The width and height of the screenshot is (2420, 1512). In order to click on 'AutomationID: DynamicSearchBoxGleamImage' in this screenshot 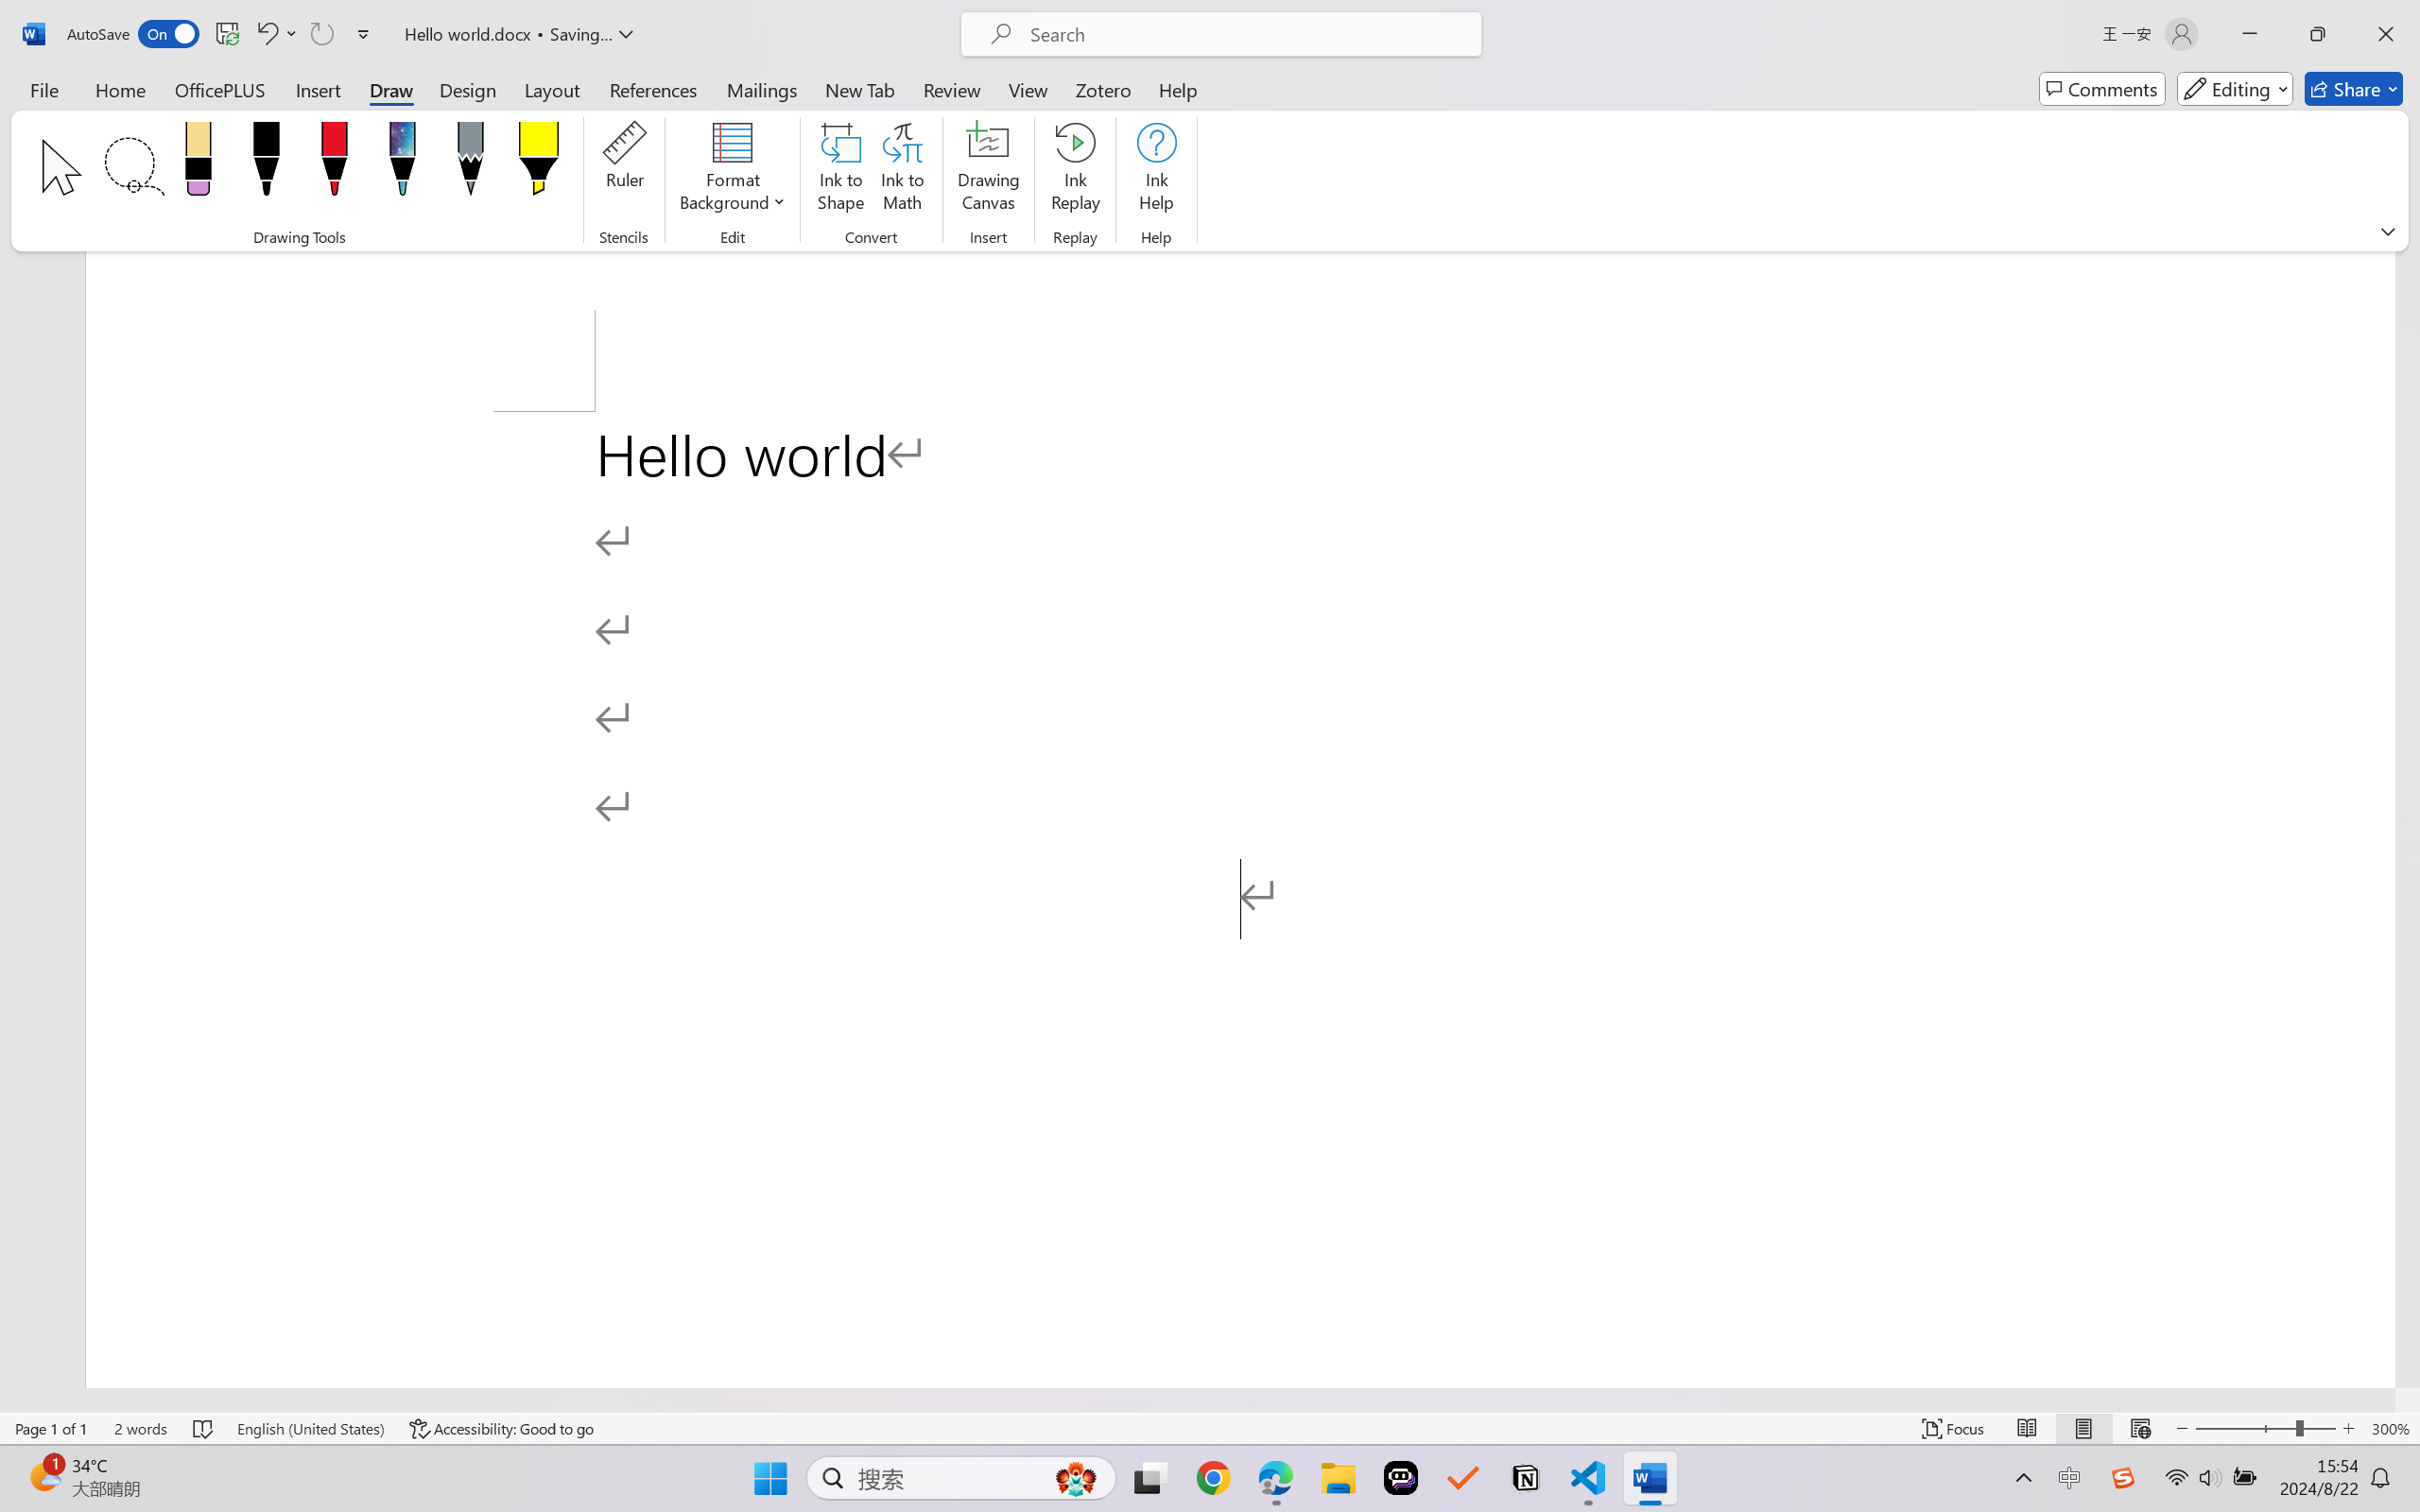, I will do `click(1076, 1478)`.